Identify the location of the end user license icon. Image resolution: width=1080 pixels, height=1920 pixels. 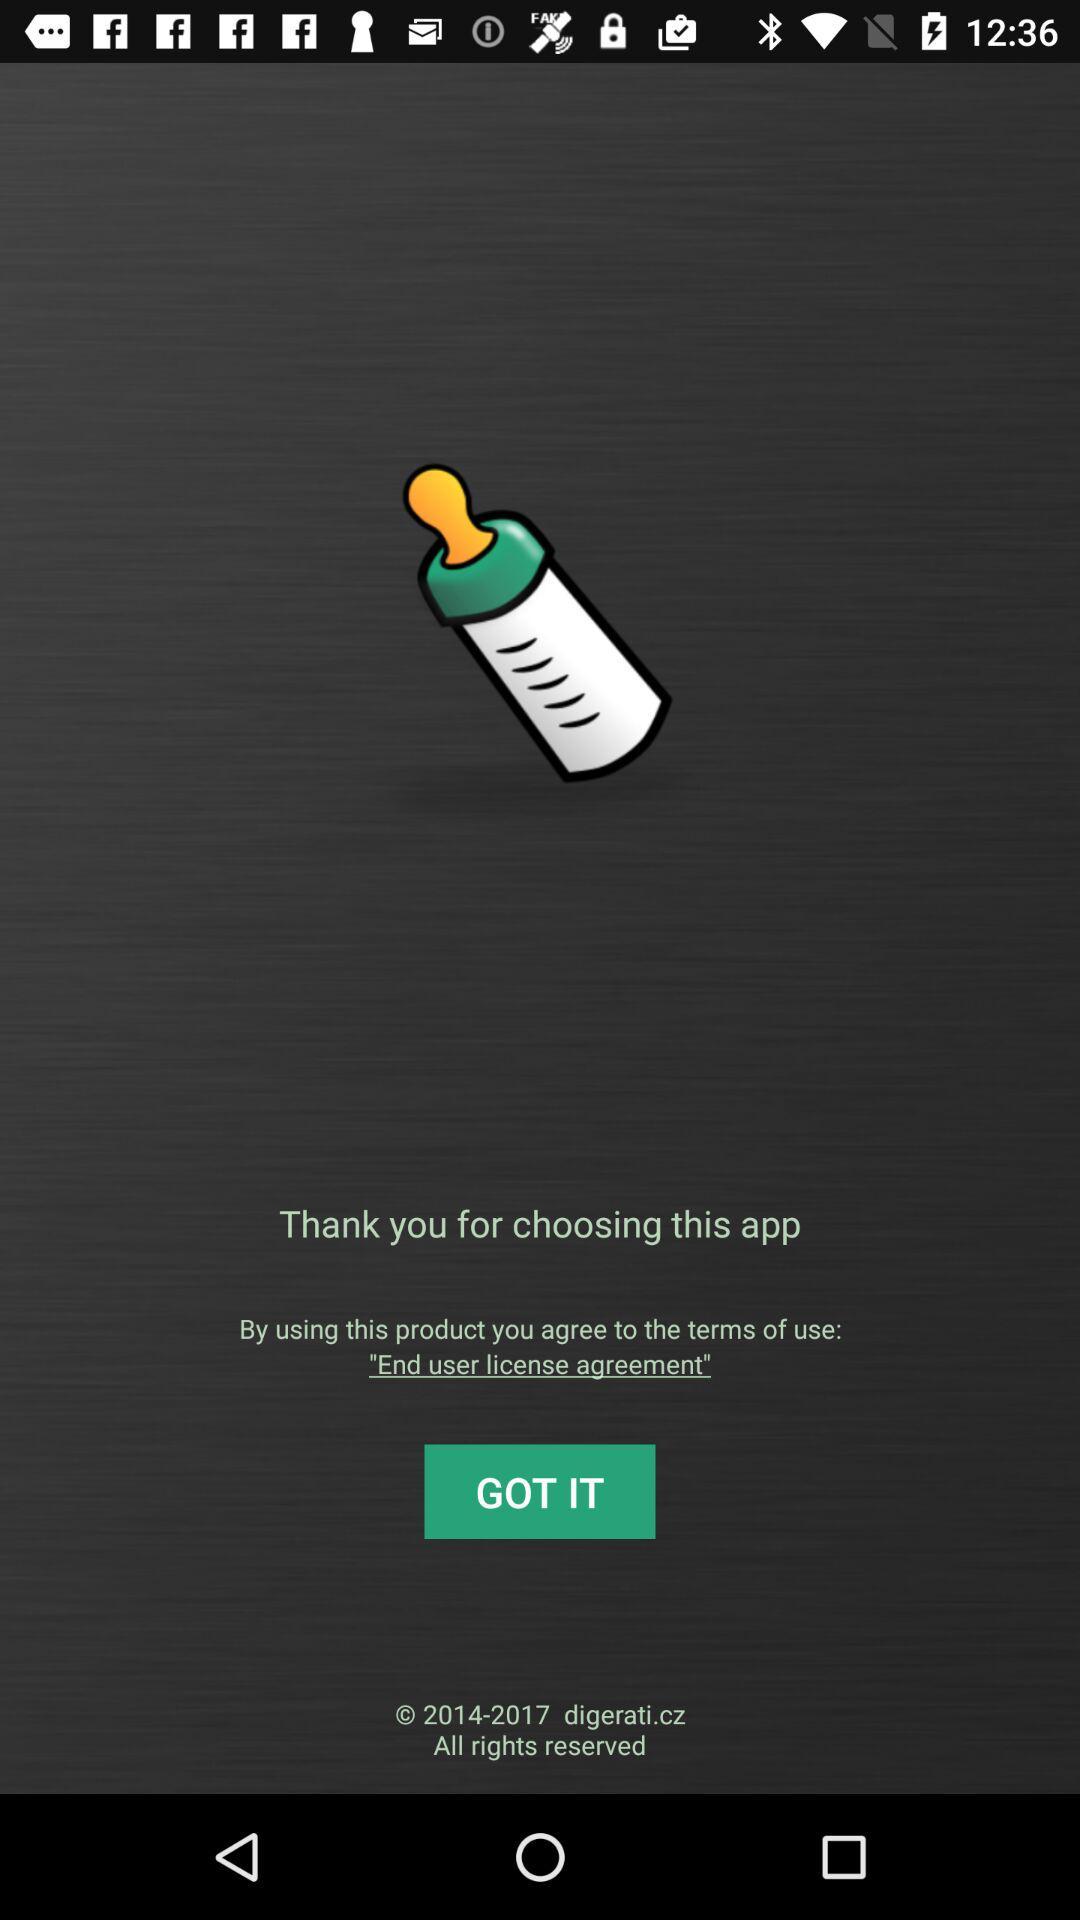
(540, 1362).